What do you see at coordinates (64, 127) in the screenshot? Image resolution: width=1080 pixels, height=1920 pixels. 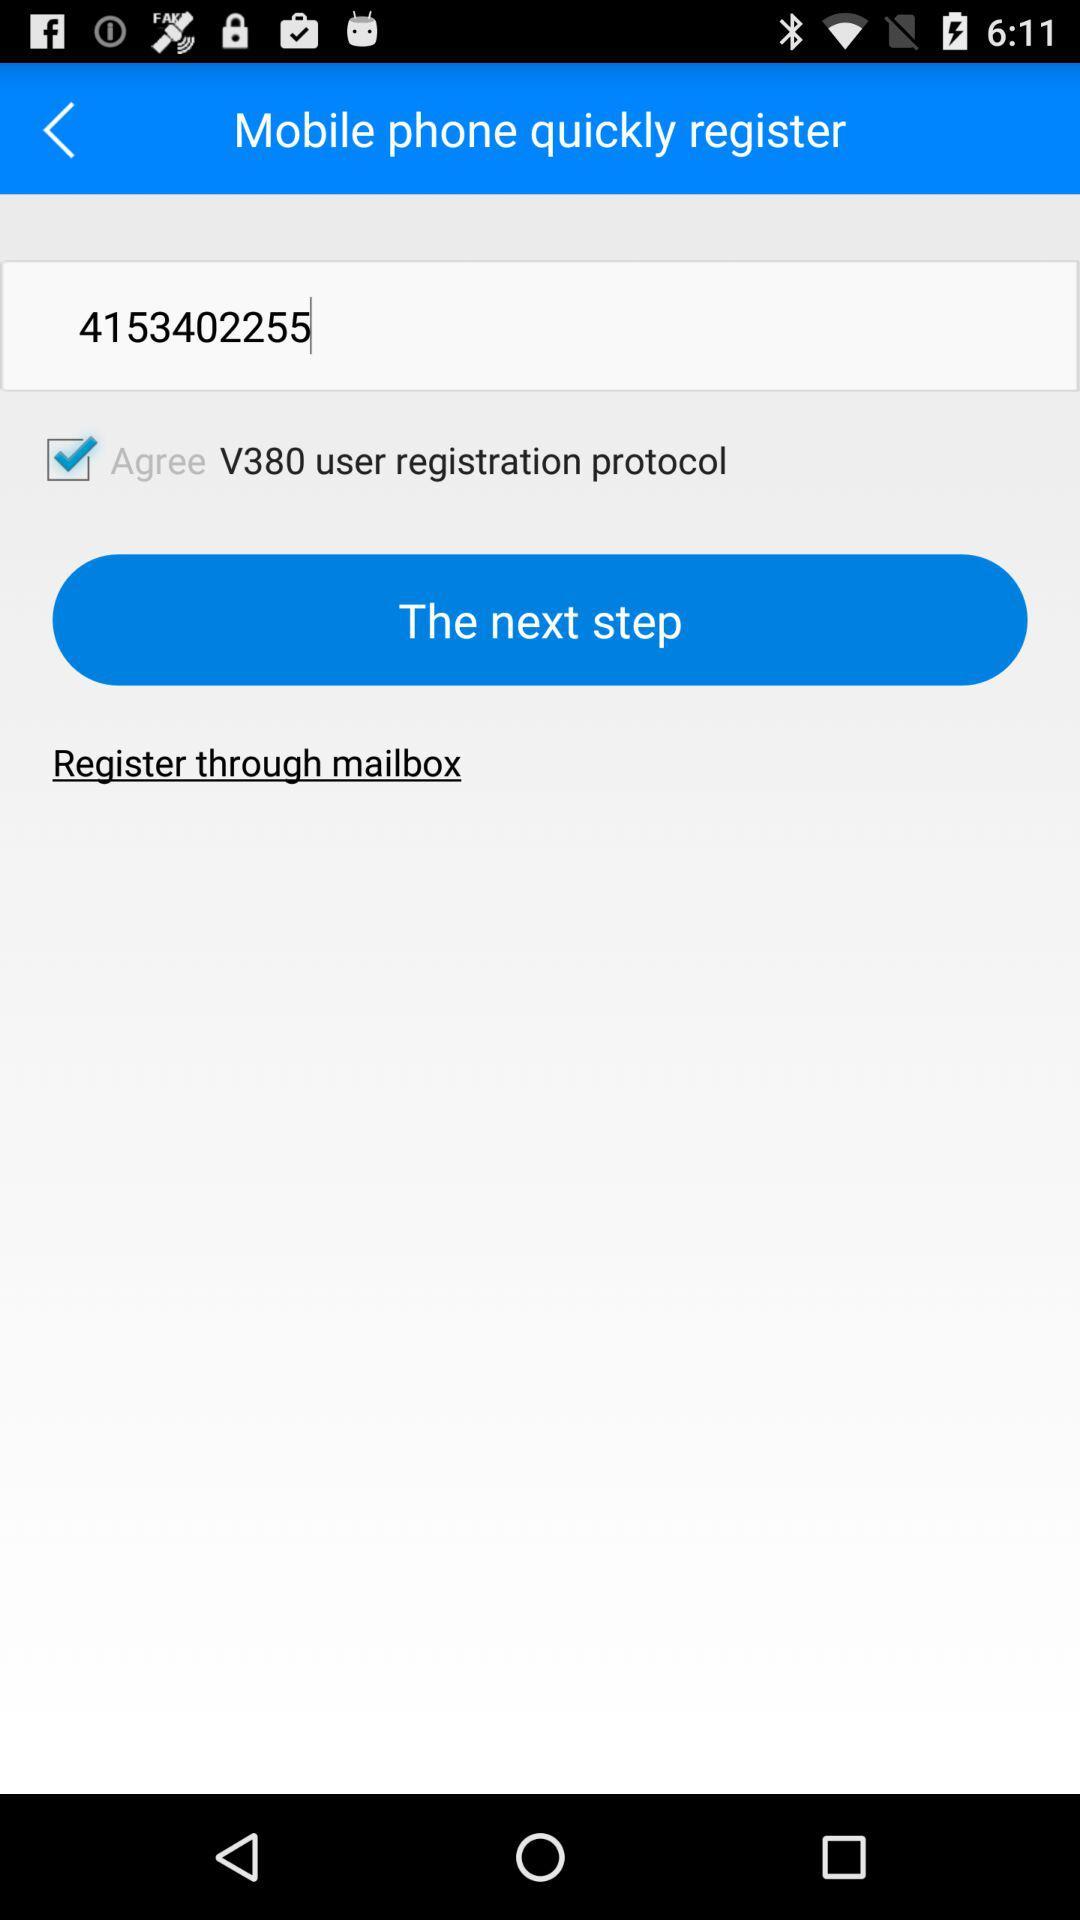 I see `previous` at bounding box center [64, 127].